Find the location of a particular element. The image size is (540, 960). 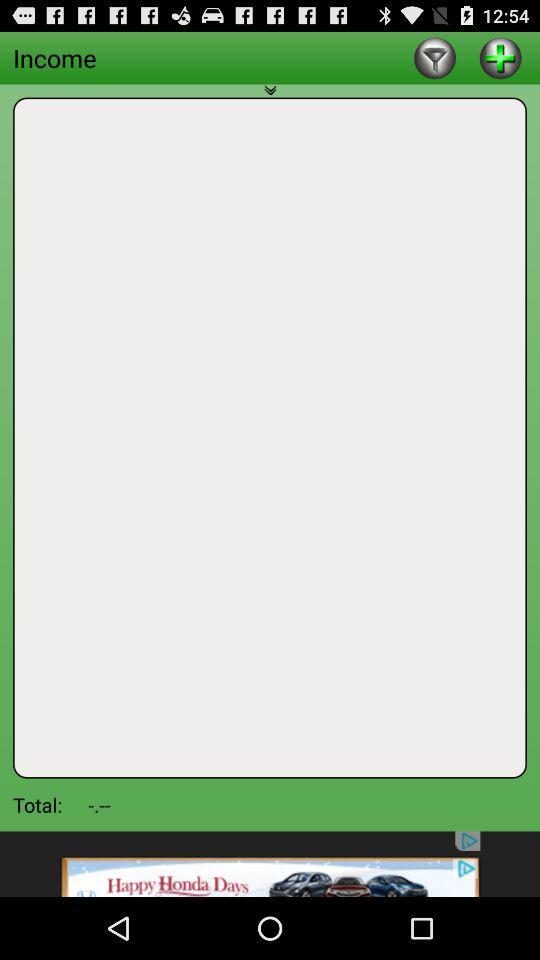

the filter icon is located at coordinates (434, 61).